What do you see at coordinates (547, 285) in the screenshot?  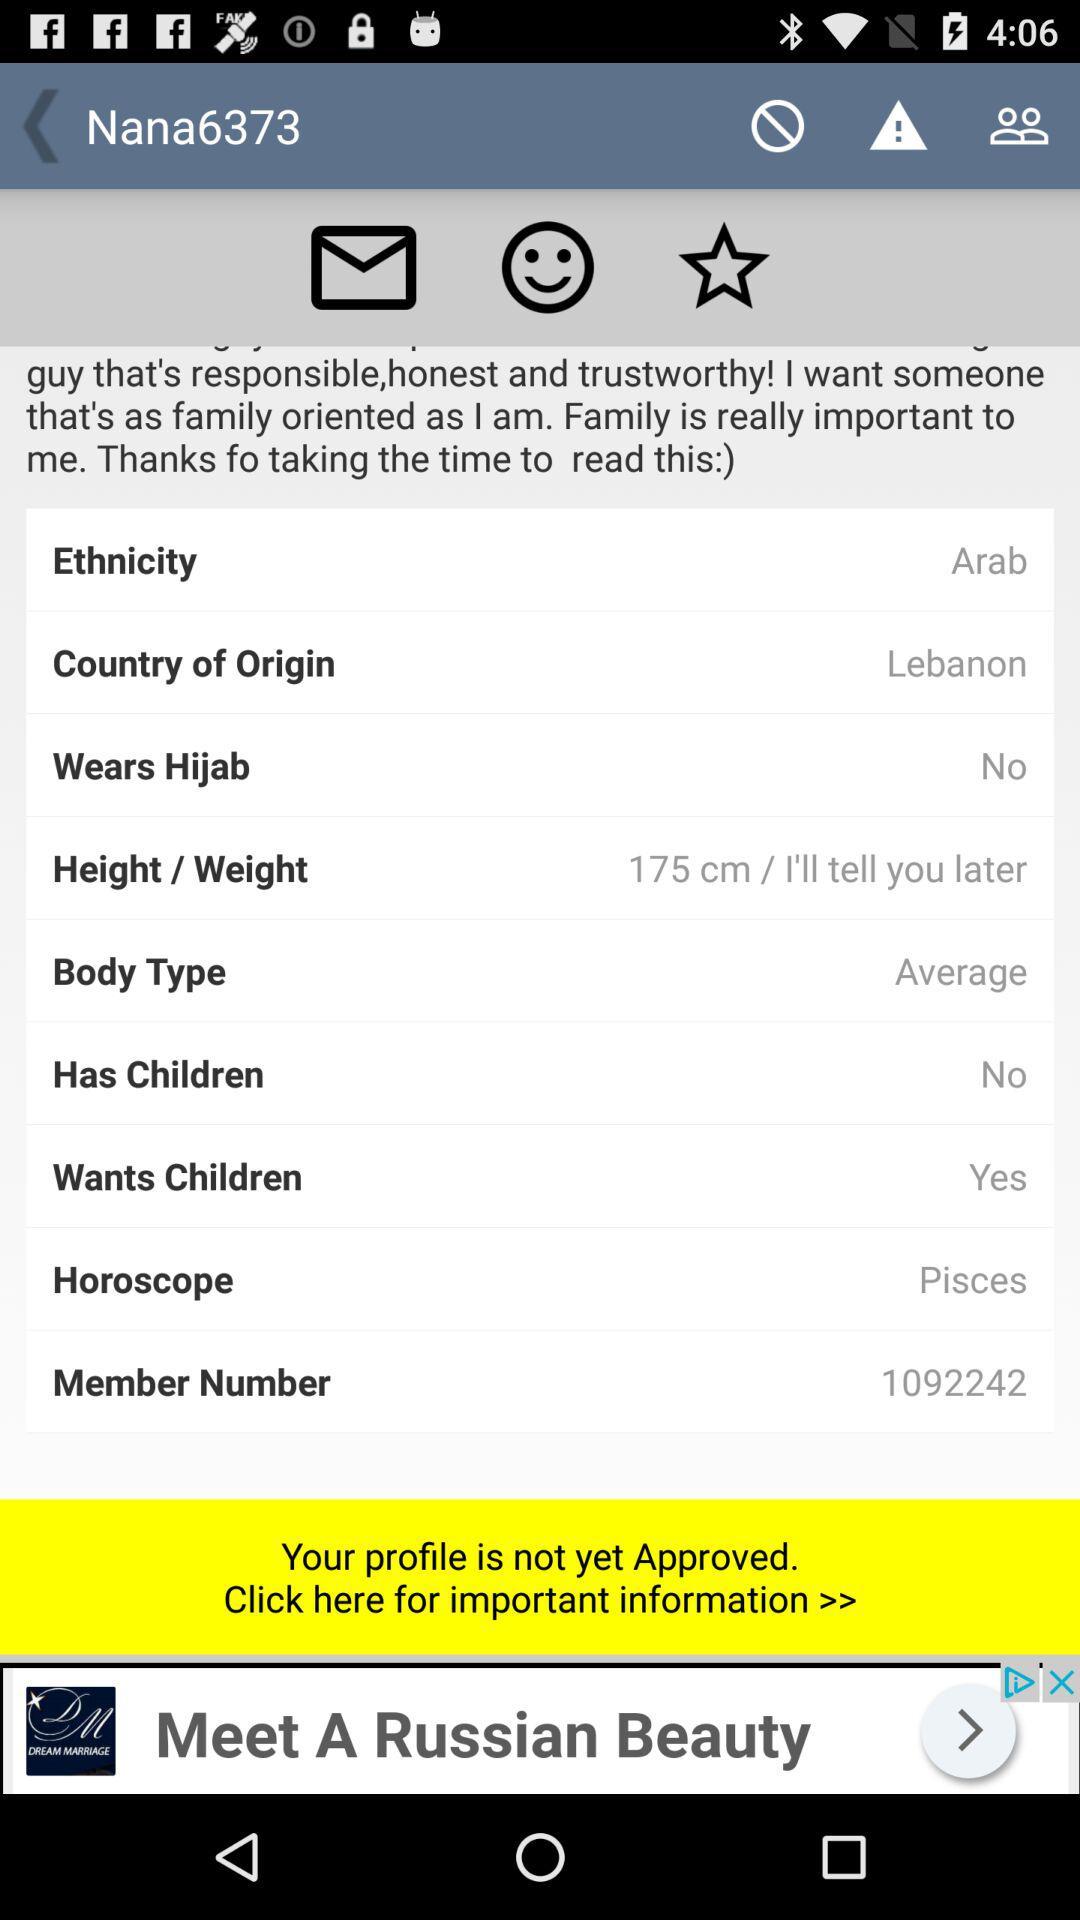 I see `the emoji icon` at bounding box center [547, 285].